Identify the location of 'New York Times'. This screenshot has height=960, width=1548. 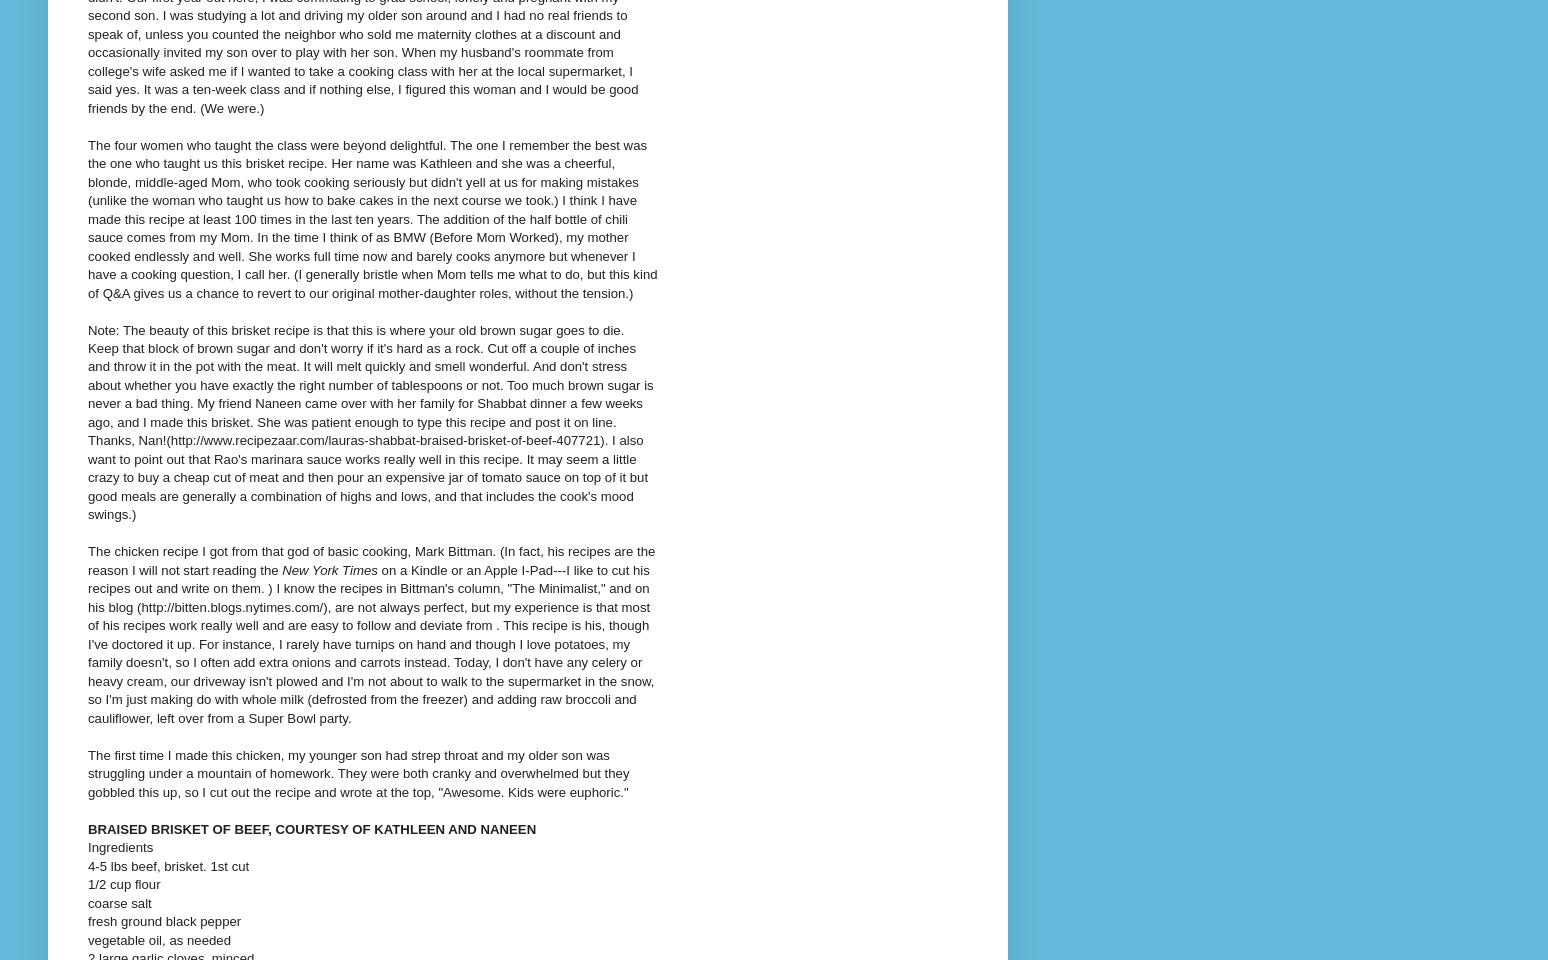
(331, 569).